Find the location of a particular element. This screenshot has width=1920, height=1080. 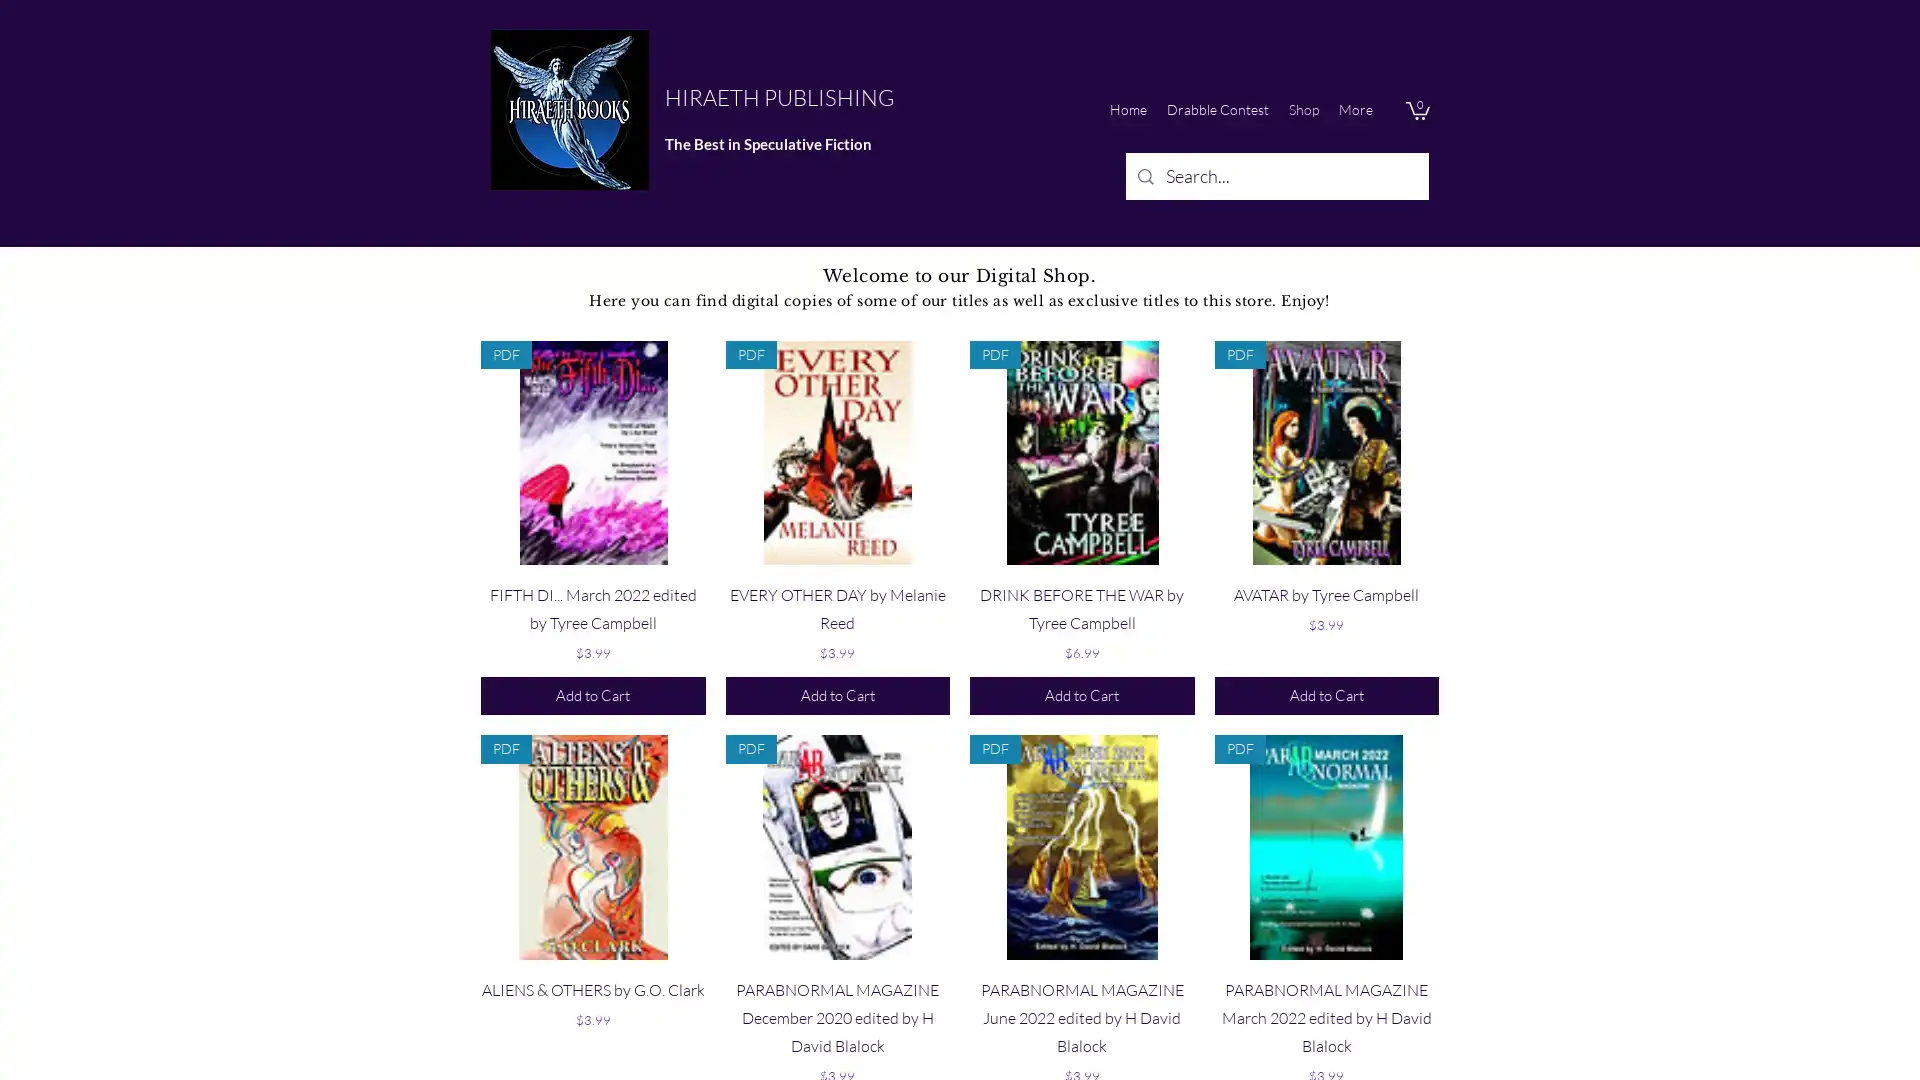

Cart with 0 items is located at coordinates (1416, 110).